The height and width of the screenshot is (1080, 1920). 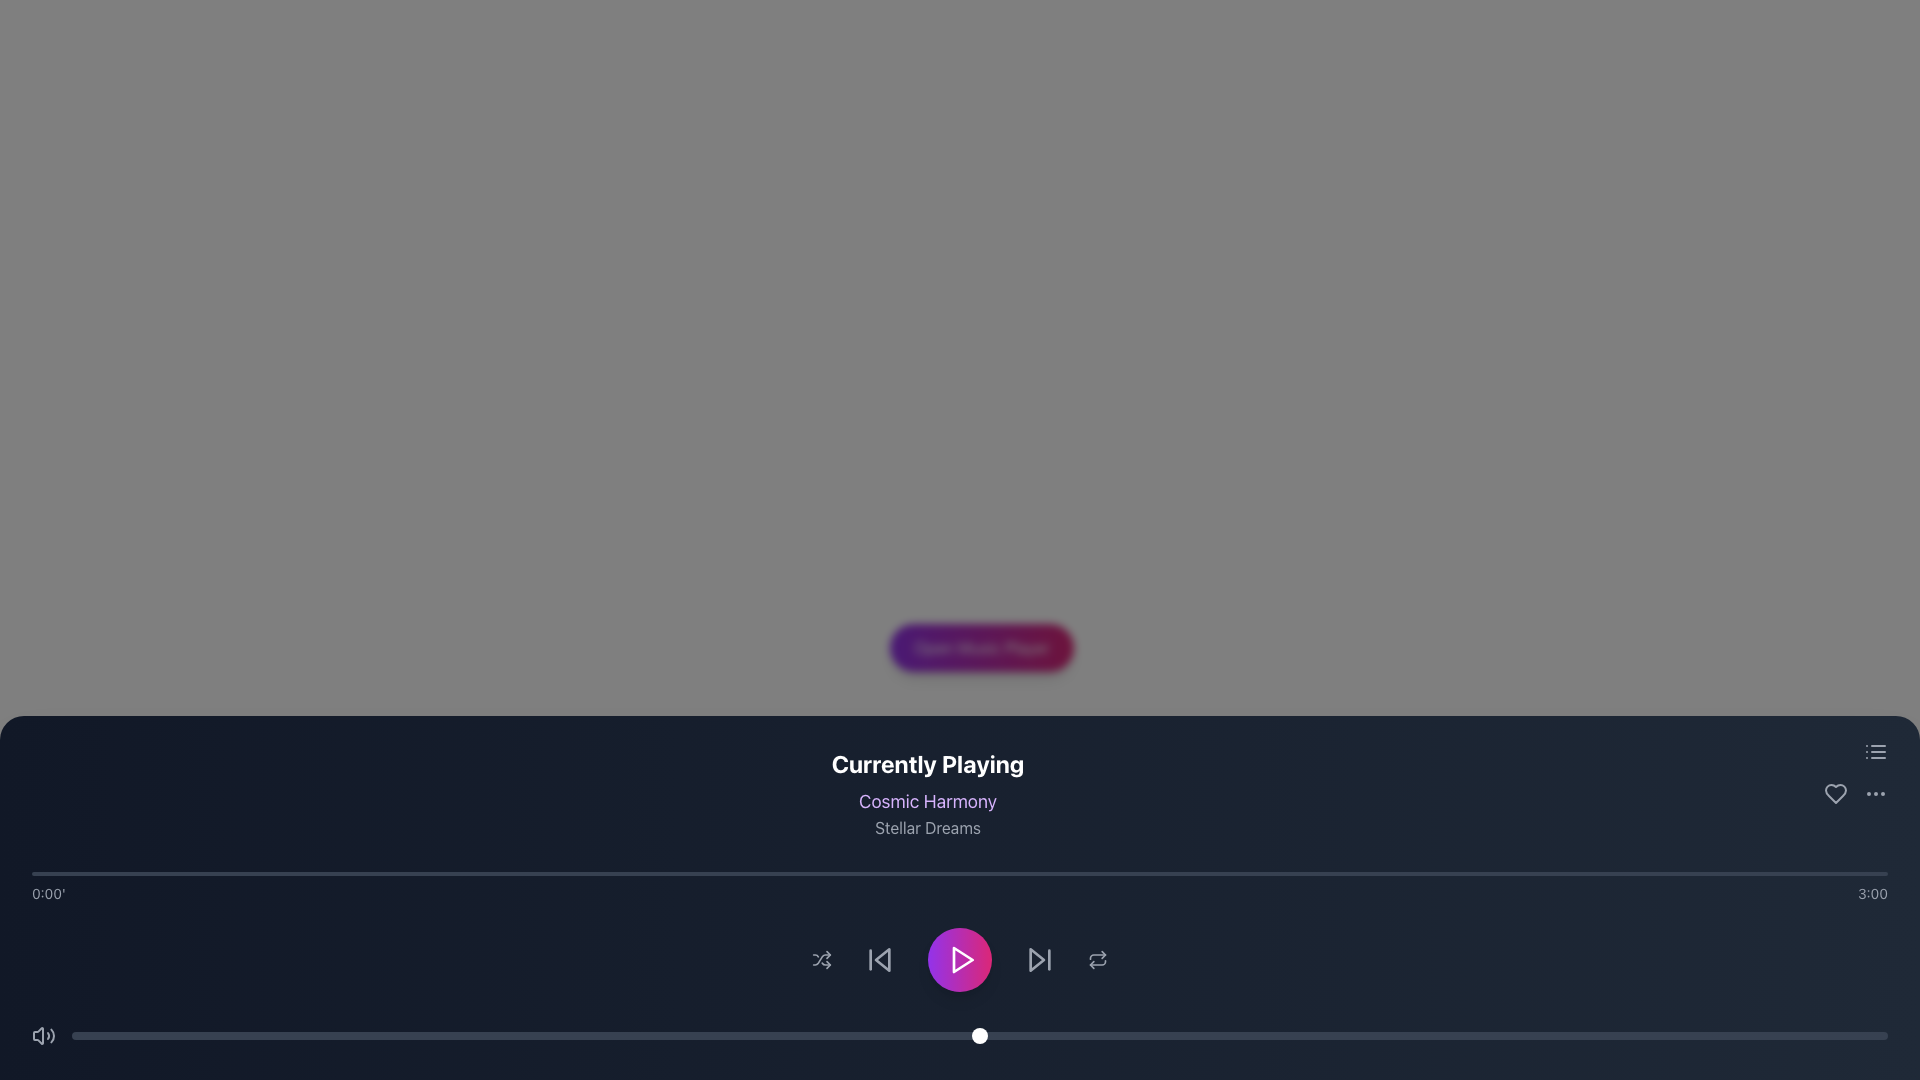 What do you see at coordinates (960, 959) in the screenshot?
I see `the circular button with a purple to pink gradient background featuring a white play icon in the center to observe hover effects` at bounding box center [960, 959].